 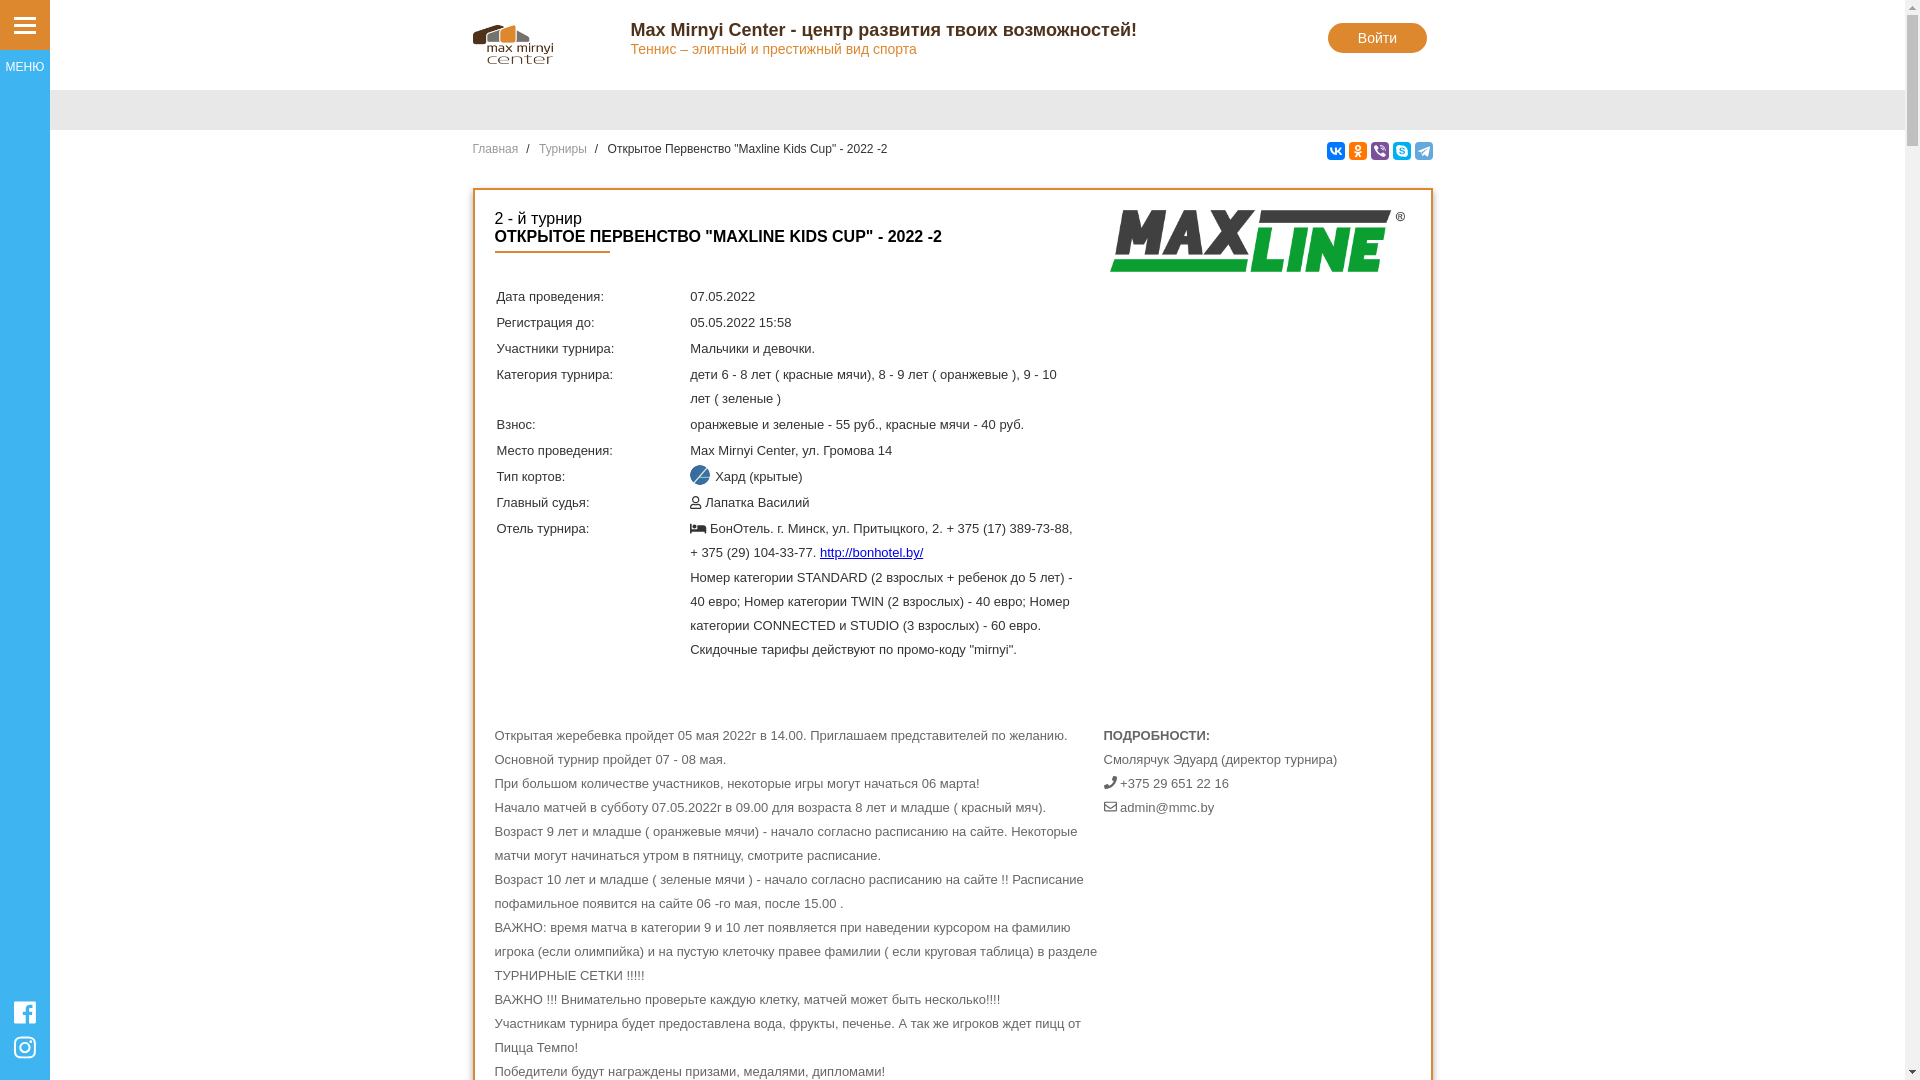 What do you see at coordinates (871, 552) in the screenshot?
I see `'http://bonhotel.by/'` at bounding box center [871, 552].